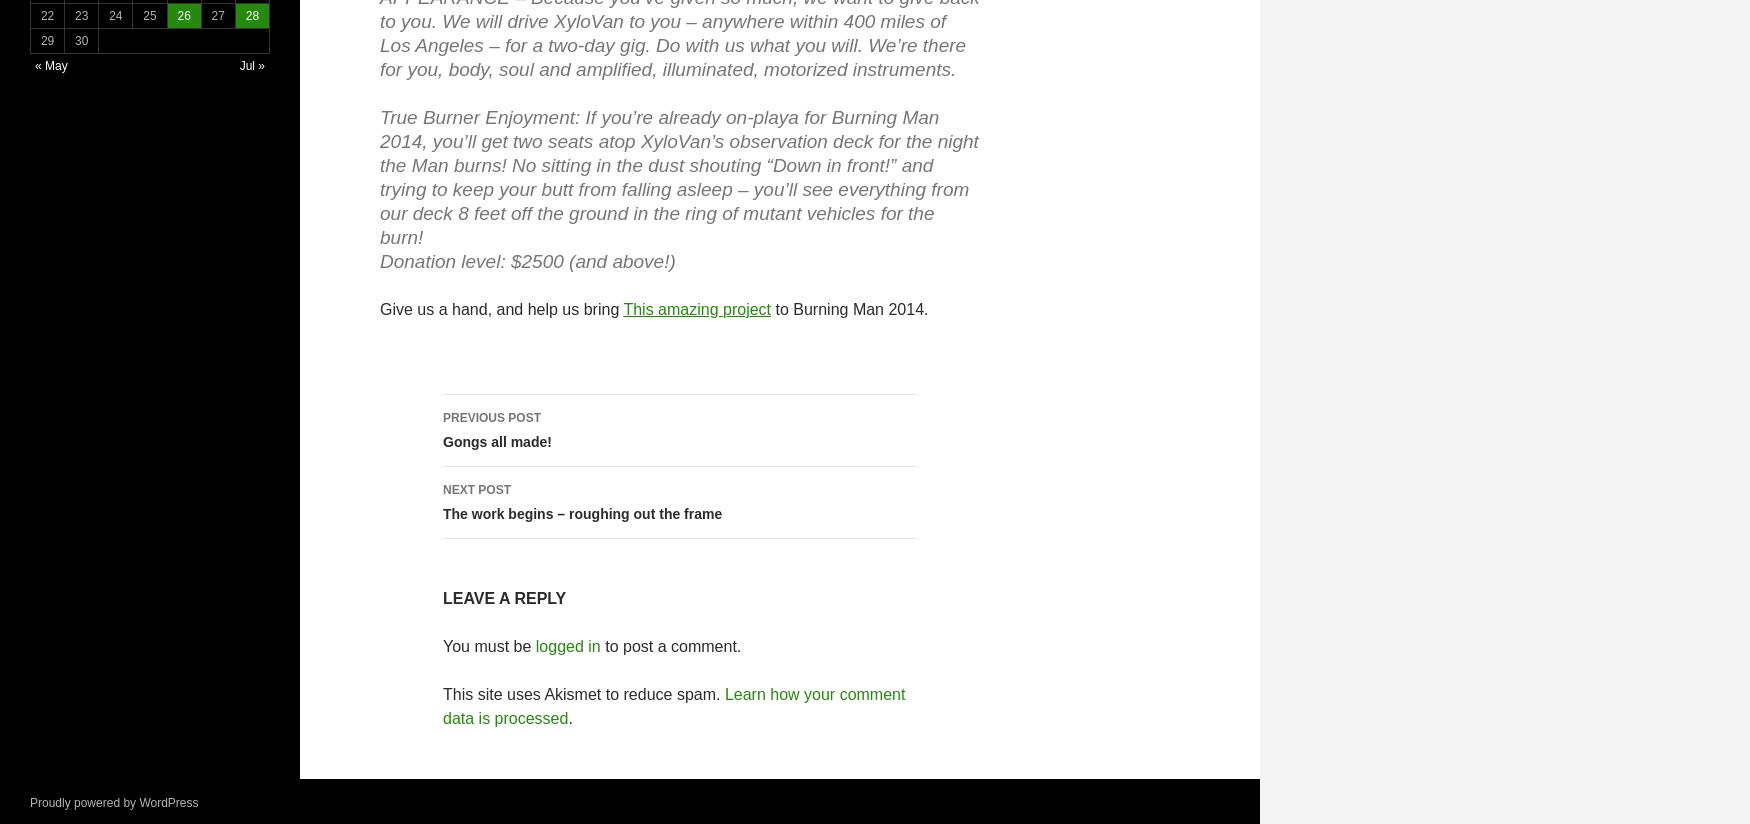 Image resolution: width=1750 pixels, height=824 pixels. Describe the element at coordinates (491, 417) in the screenshot. I see `'Previous Post'` at that location.